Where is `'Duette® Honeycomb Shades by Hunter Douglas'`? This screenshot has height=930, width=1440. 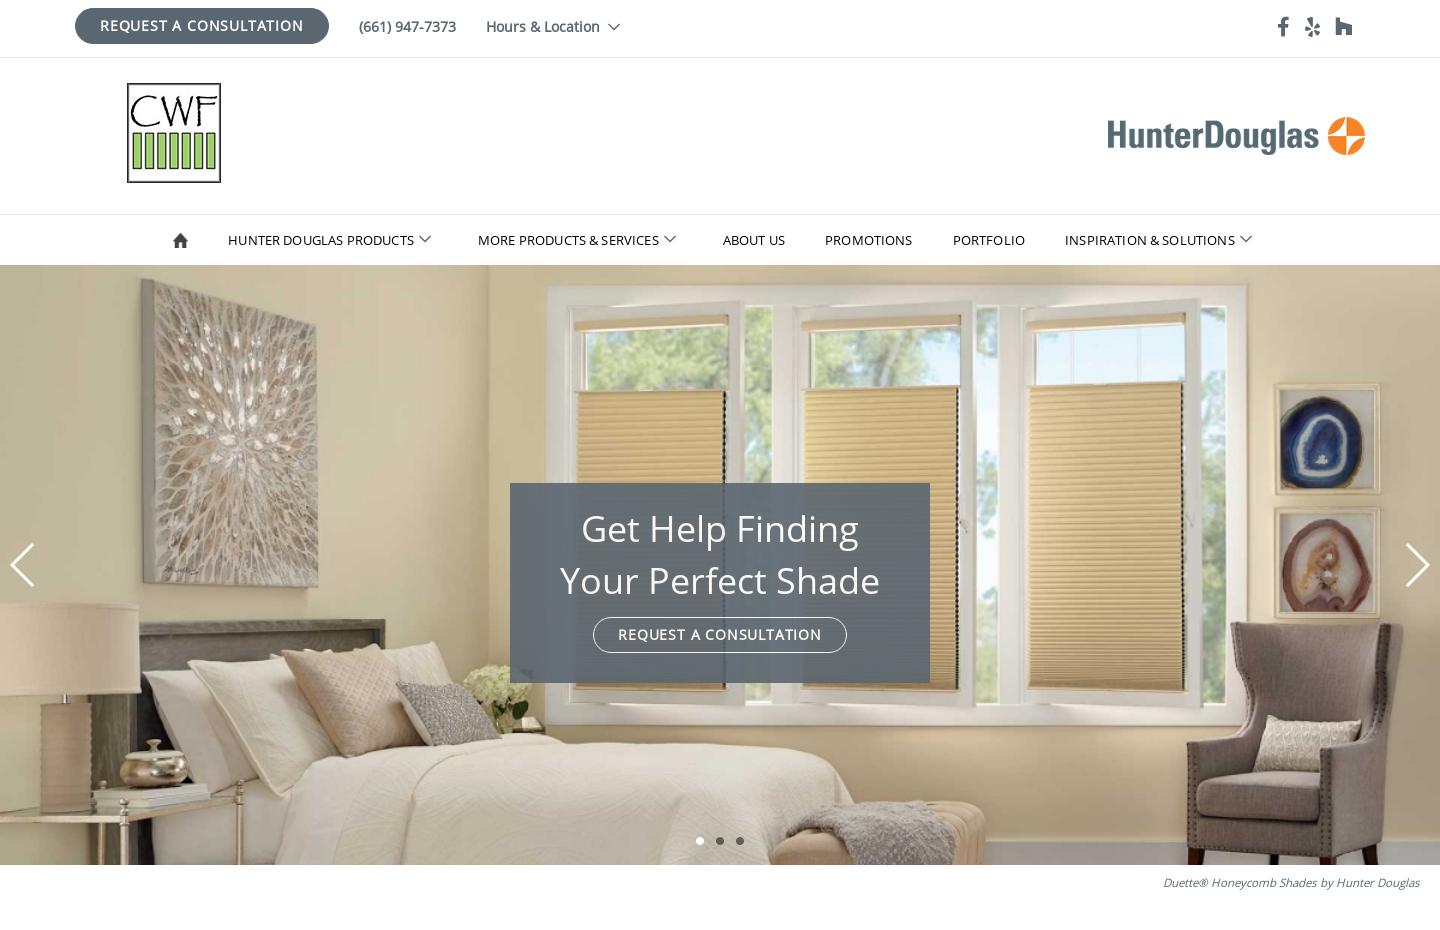 'Duette® Honeycomb Shades by Hunter Douglas' is located at coordinates (1291, 882).